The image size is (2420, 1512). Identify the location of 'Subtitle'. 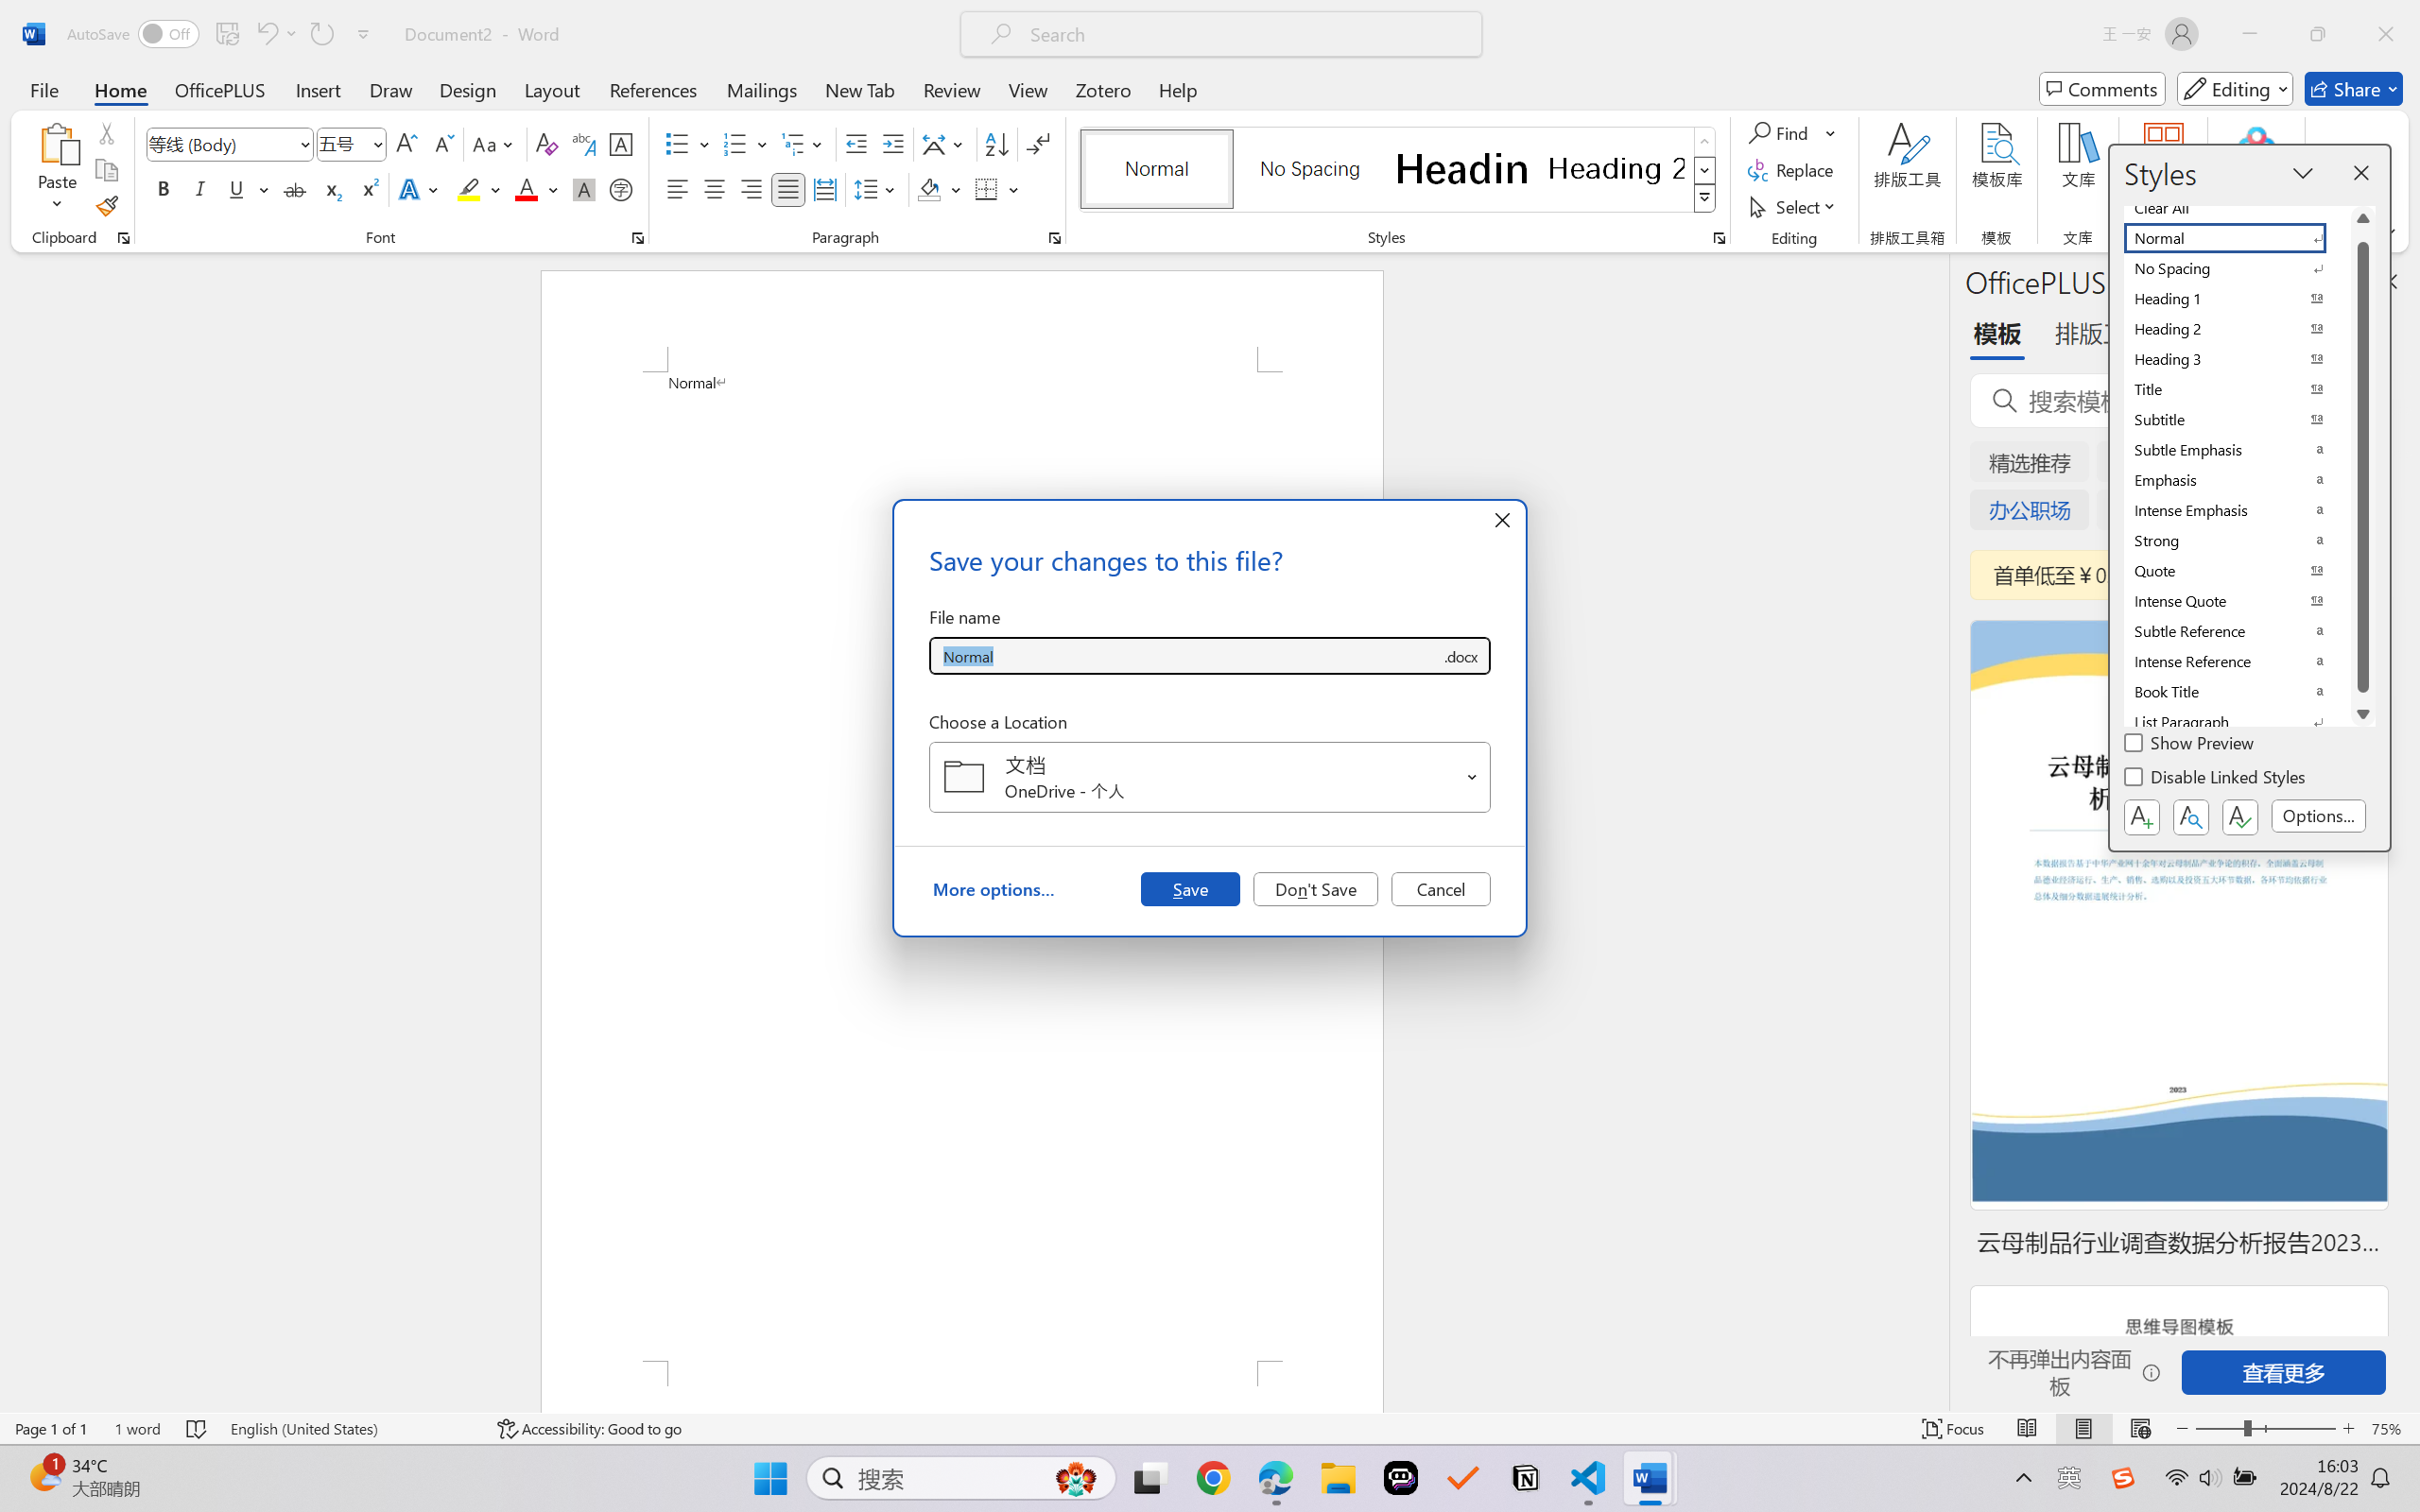
(2237, 419).